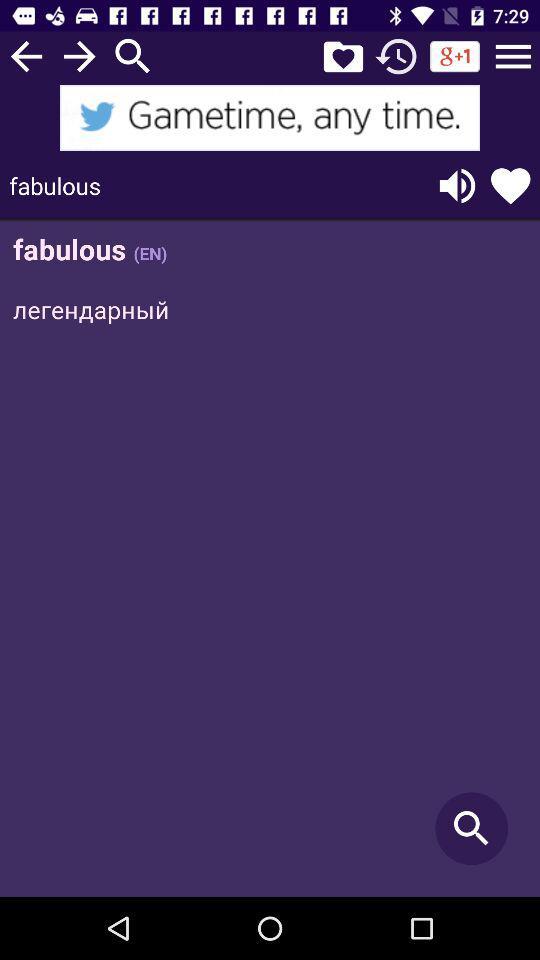  I want to click on go back, so click(25, 55).